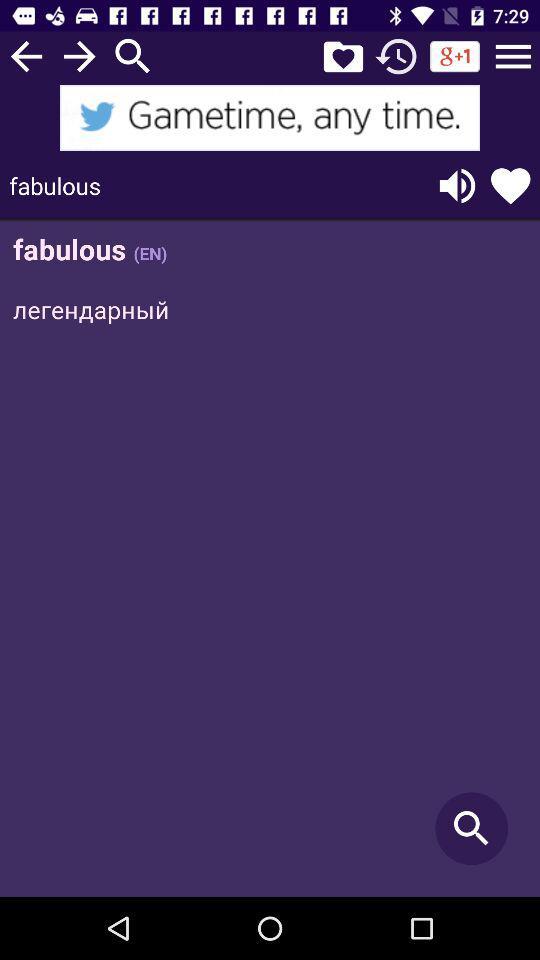  I want to click on go back, so click(25, 55).